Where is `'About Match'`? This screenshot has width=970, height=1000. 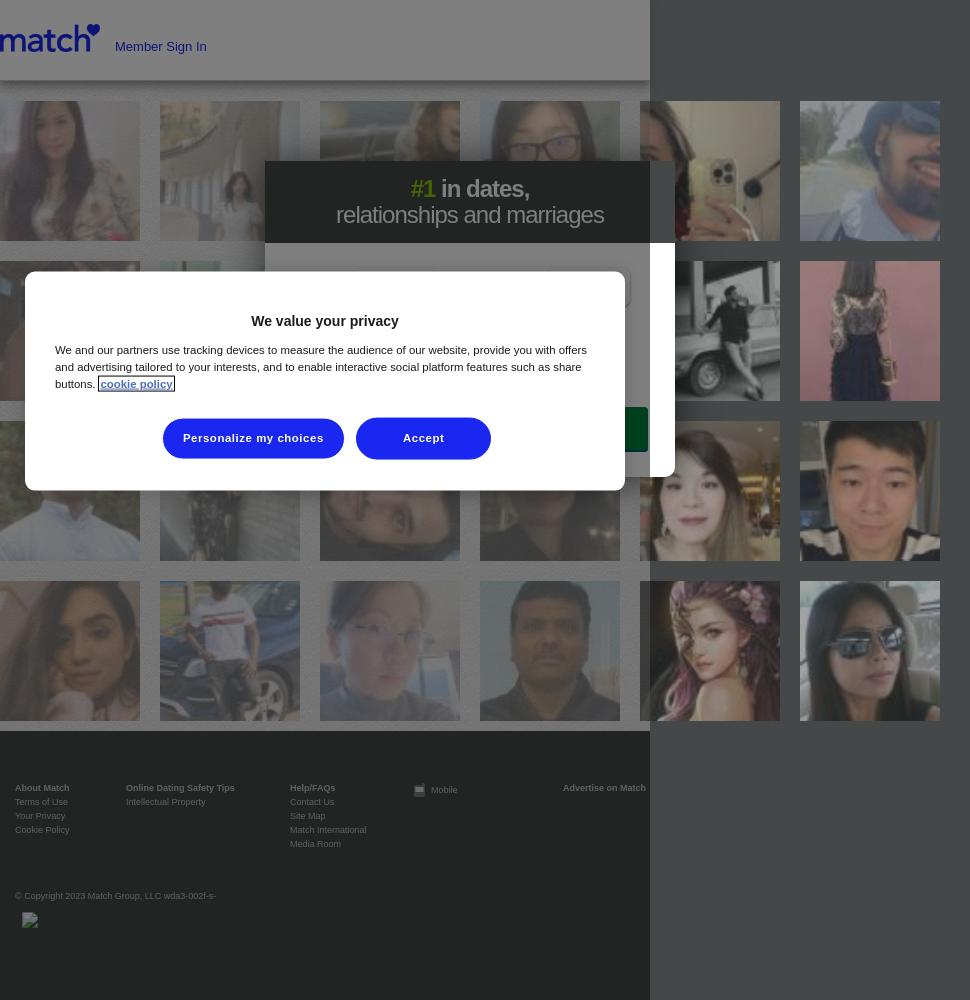
'About Match' is located at coordinates (42, 788).